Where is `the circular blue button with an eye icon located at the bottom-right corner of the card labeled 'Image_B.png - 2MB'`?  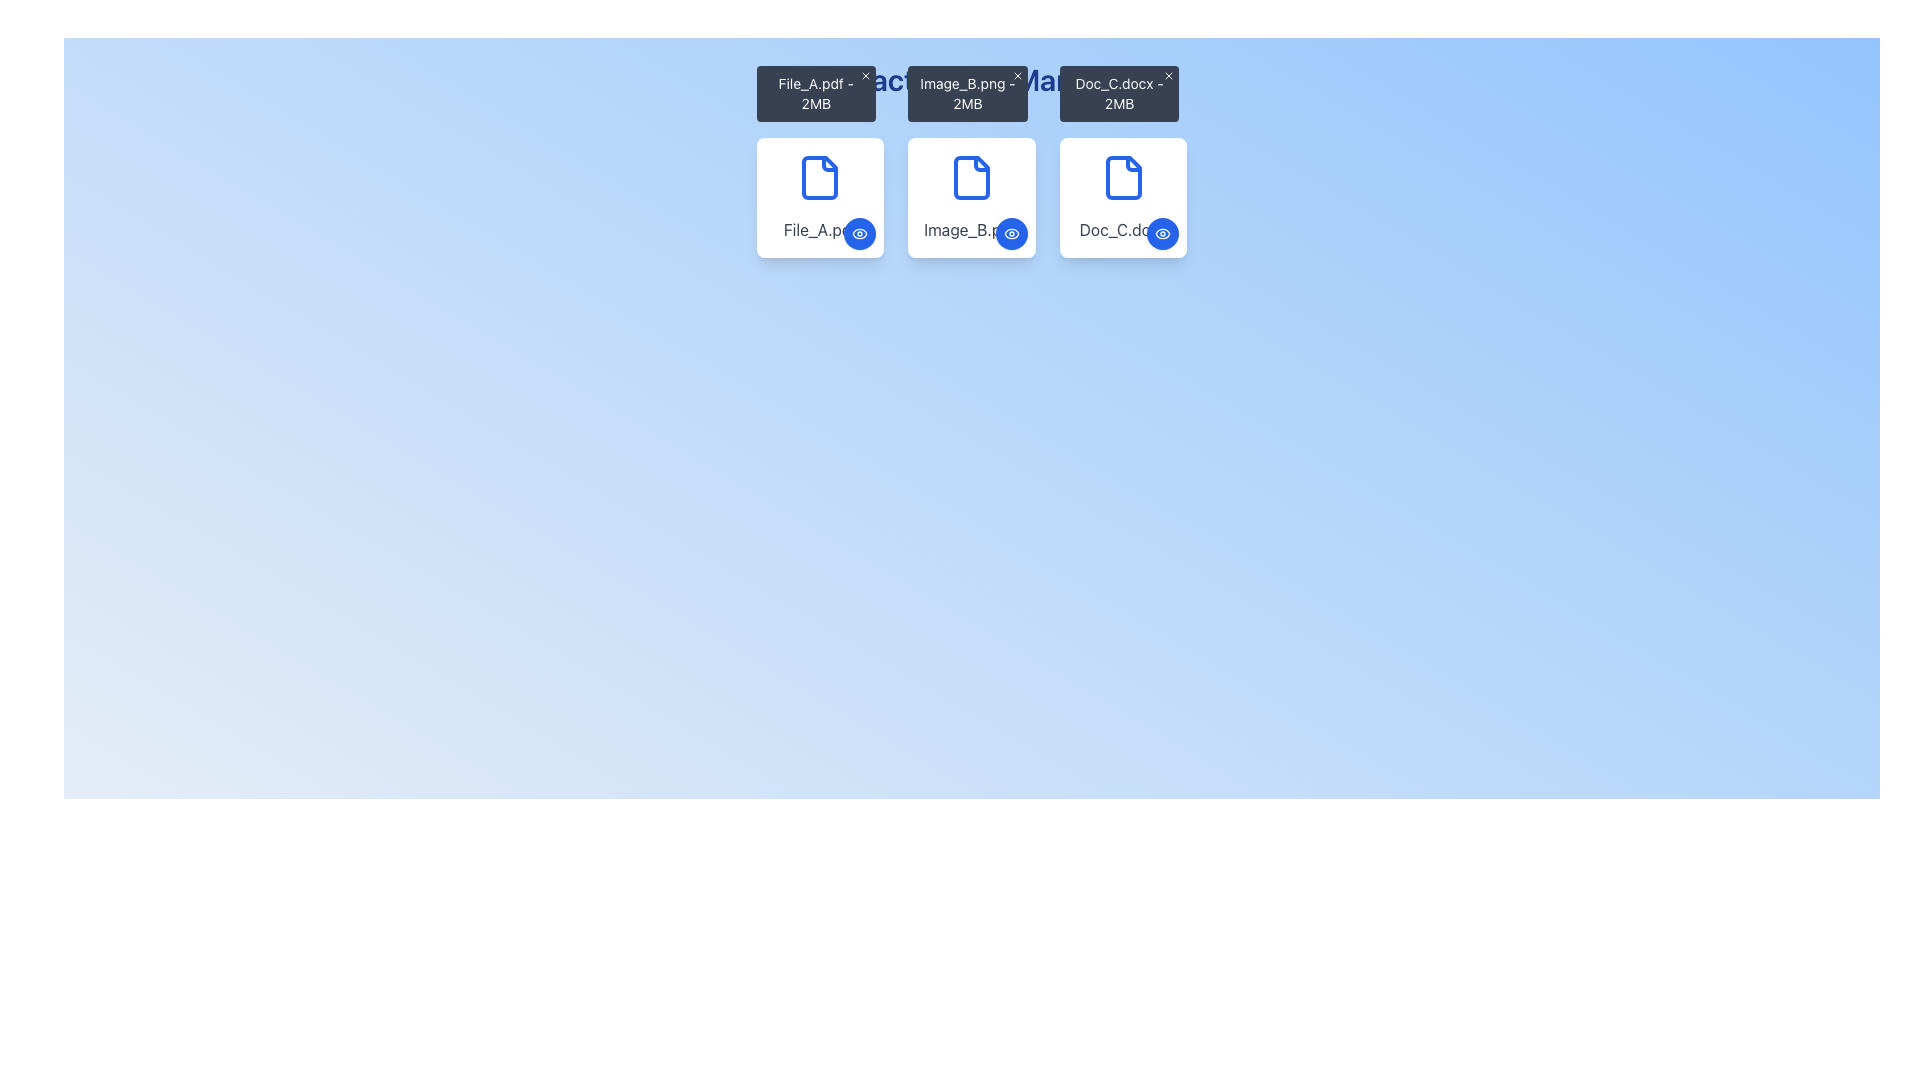 the circular blue button with an eye icon located at the bottom-right corner of the card labeled 'Image_B.png - 2MB' is located at coordinates (1011, 233).